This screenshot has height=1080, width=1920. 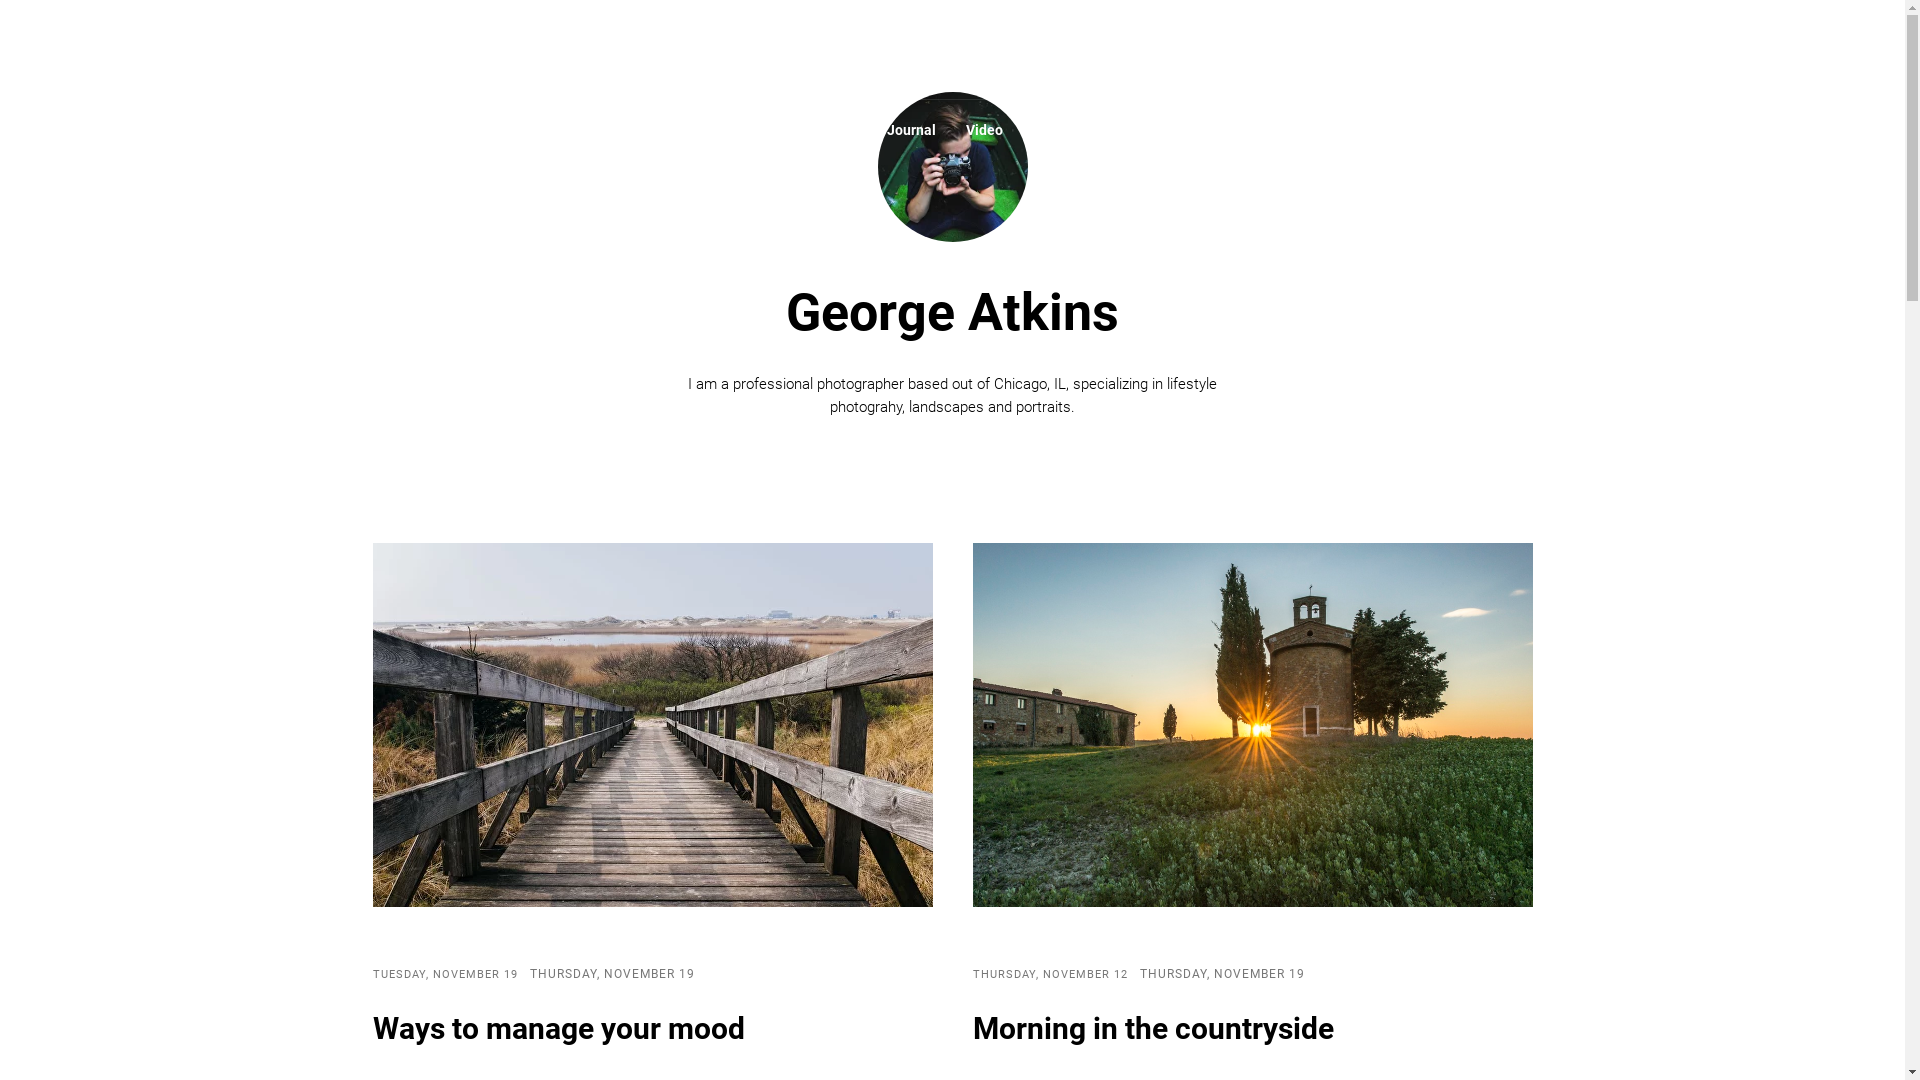 I want to click on 'About', so click(x=836, y=130).